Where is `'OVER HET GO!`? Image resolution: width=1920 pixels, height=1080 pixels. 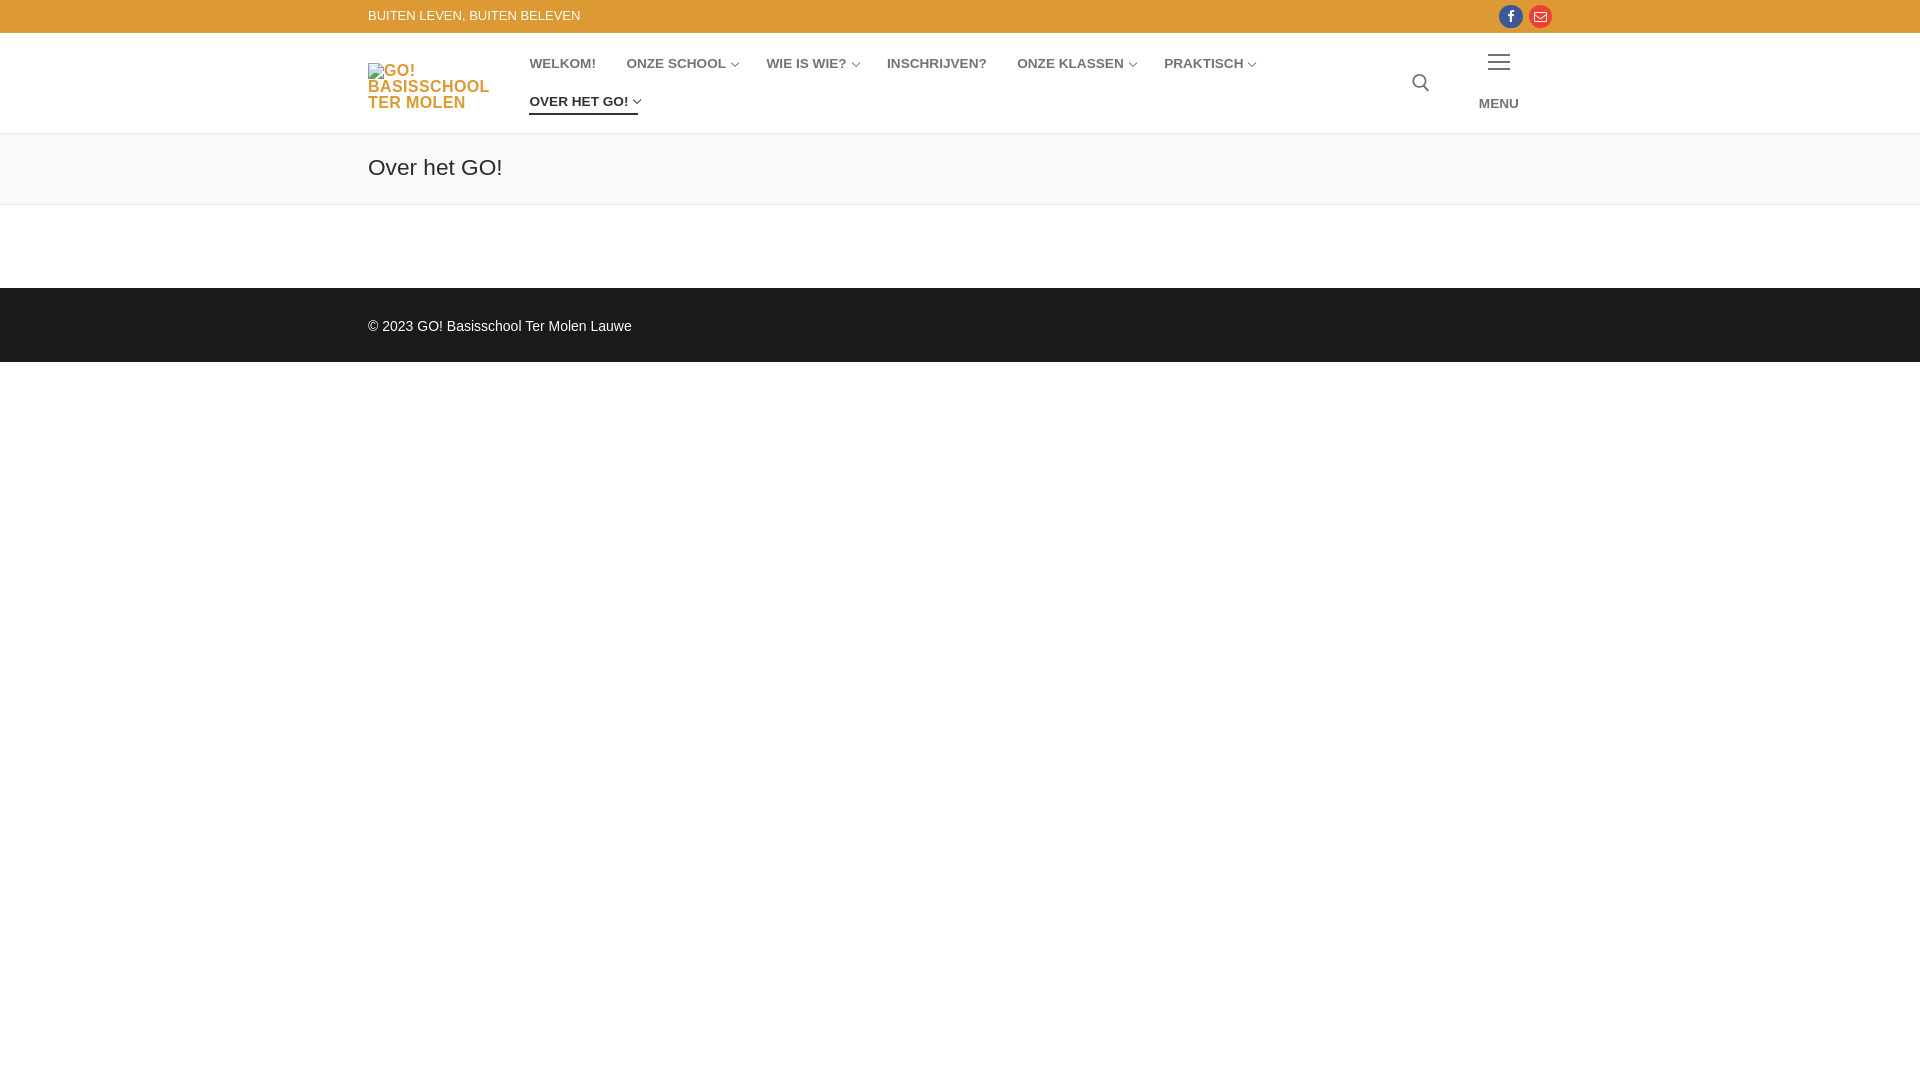 'OVER HET GO! is located at coordinates (582, 101).